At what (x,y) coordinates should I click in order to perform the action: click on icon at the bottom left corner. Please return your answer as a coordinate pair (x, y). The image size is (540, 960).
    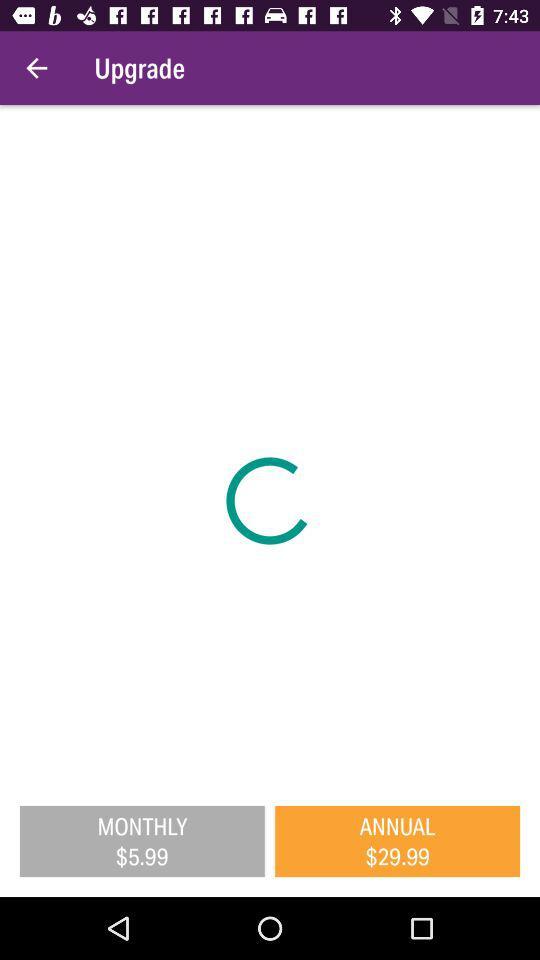
    Looking at the image, I should click on (141, 840).